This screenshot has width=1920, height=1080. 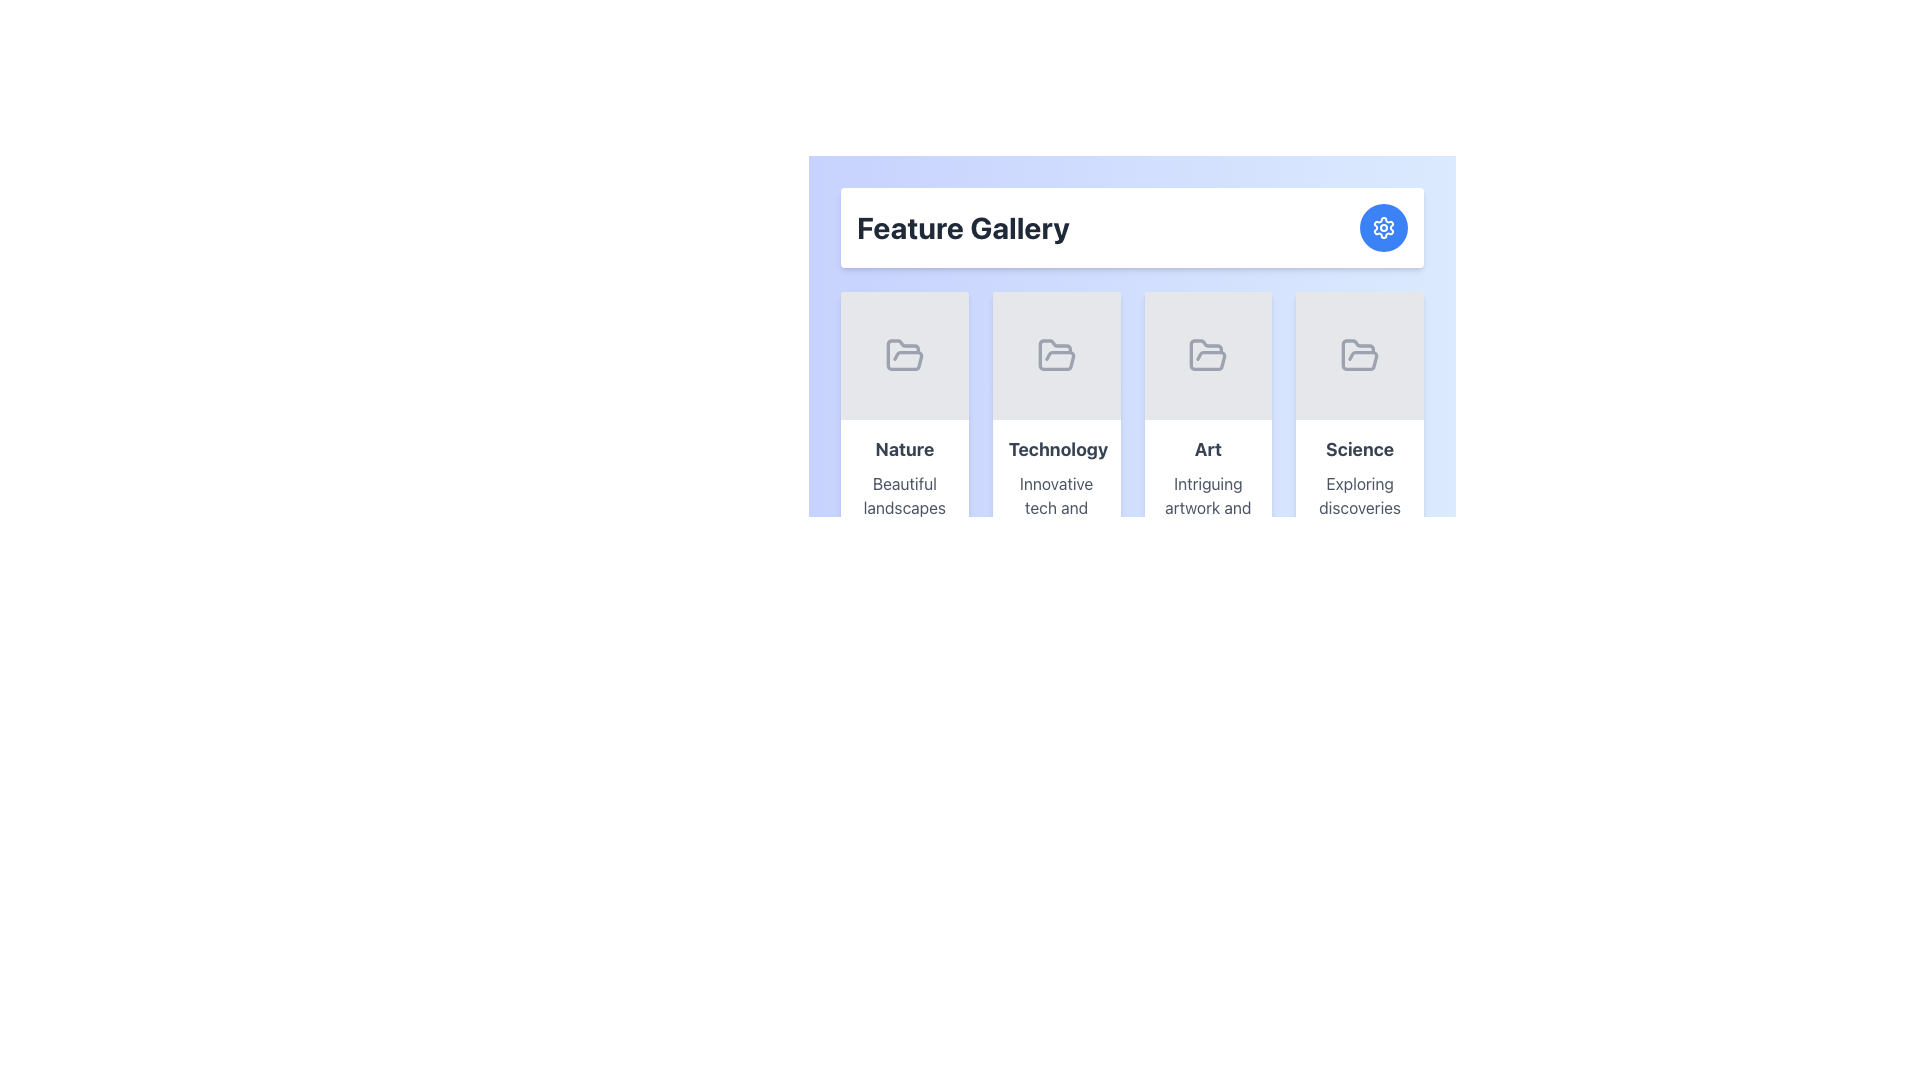 What do you see at coordinates (1207, 507) in the screenshot?
I see `the descriptive text element located within the third card beneath the 'Art' title, which provides a thematic summary related to artwork and paintings` at bounding box center [1207, 507].